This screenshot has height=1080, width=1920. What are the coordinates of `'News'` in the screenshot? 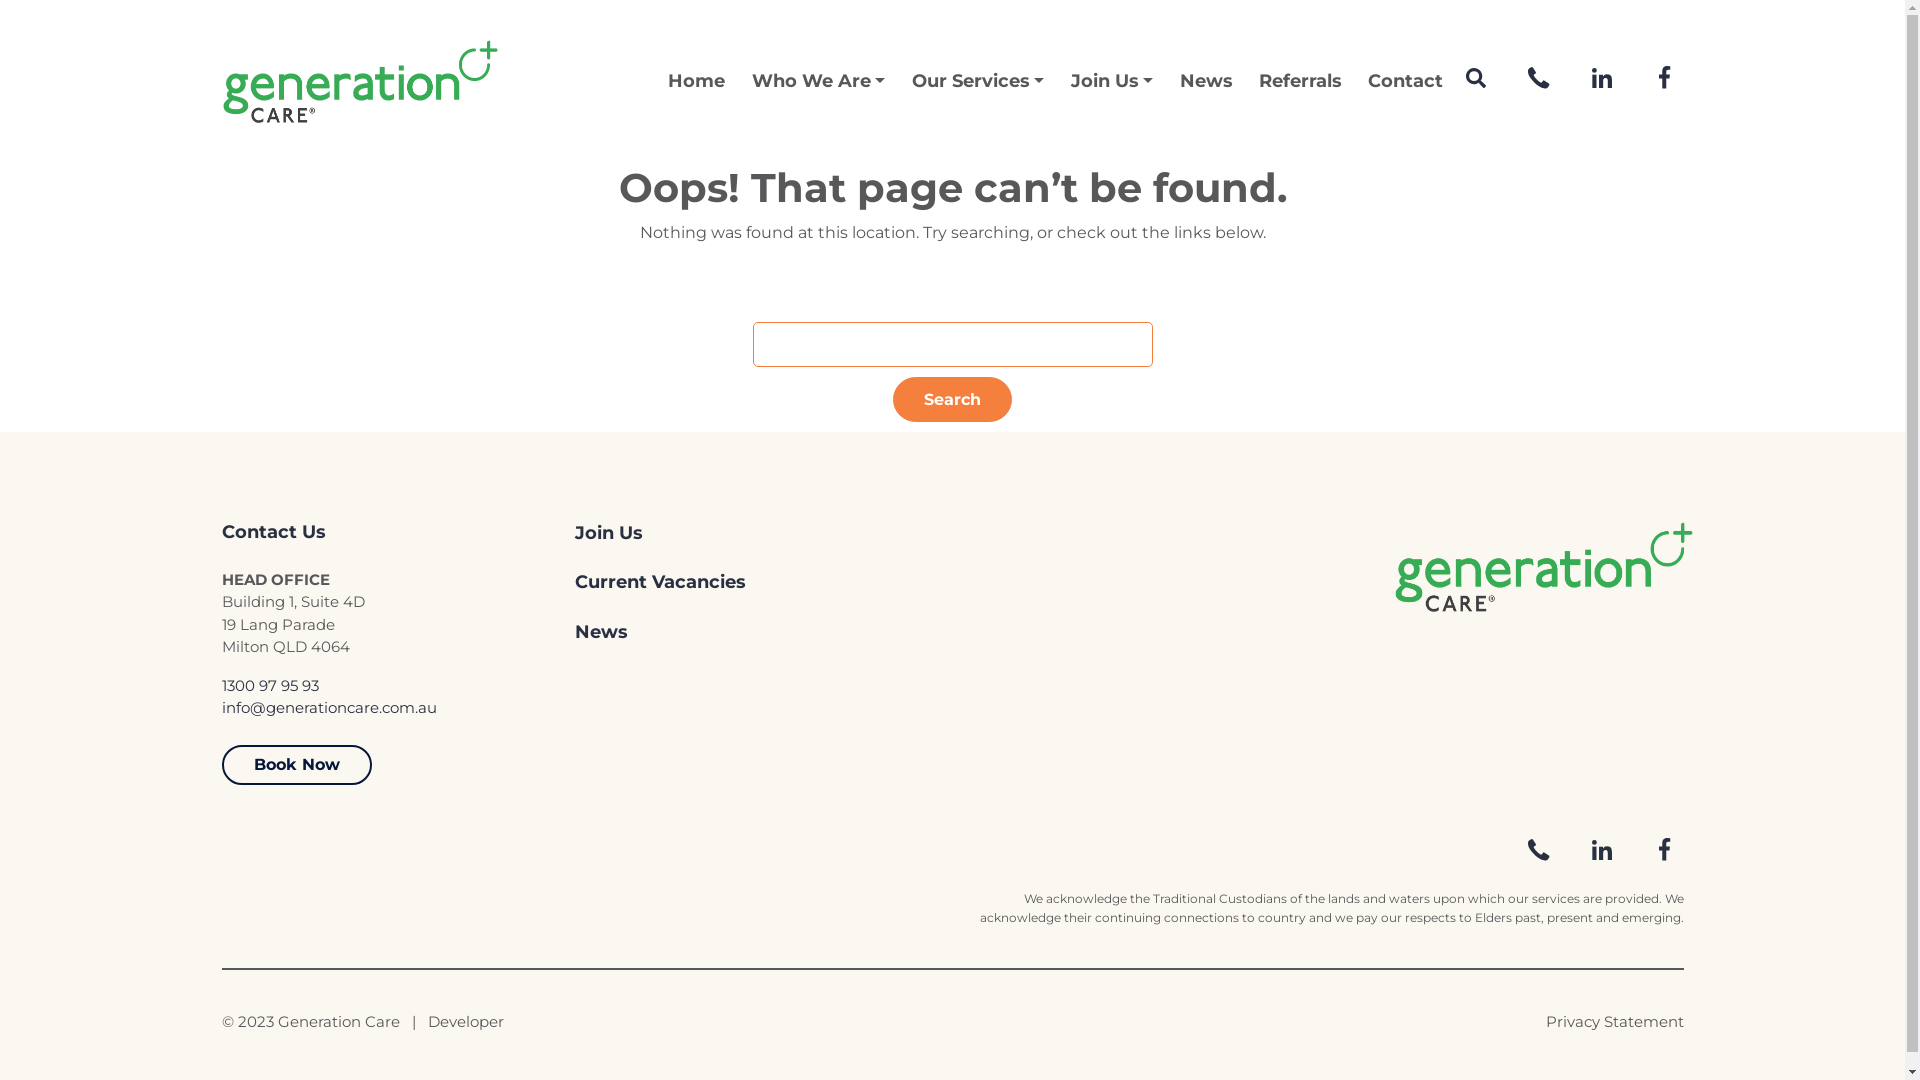 It's located at (1204, 80).